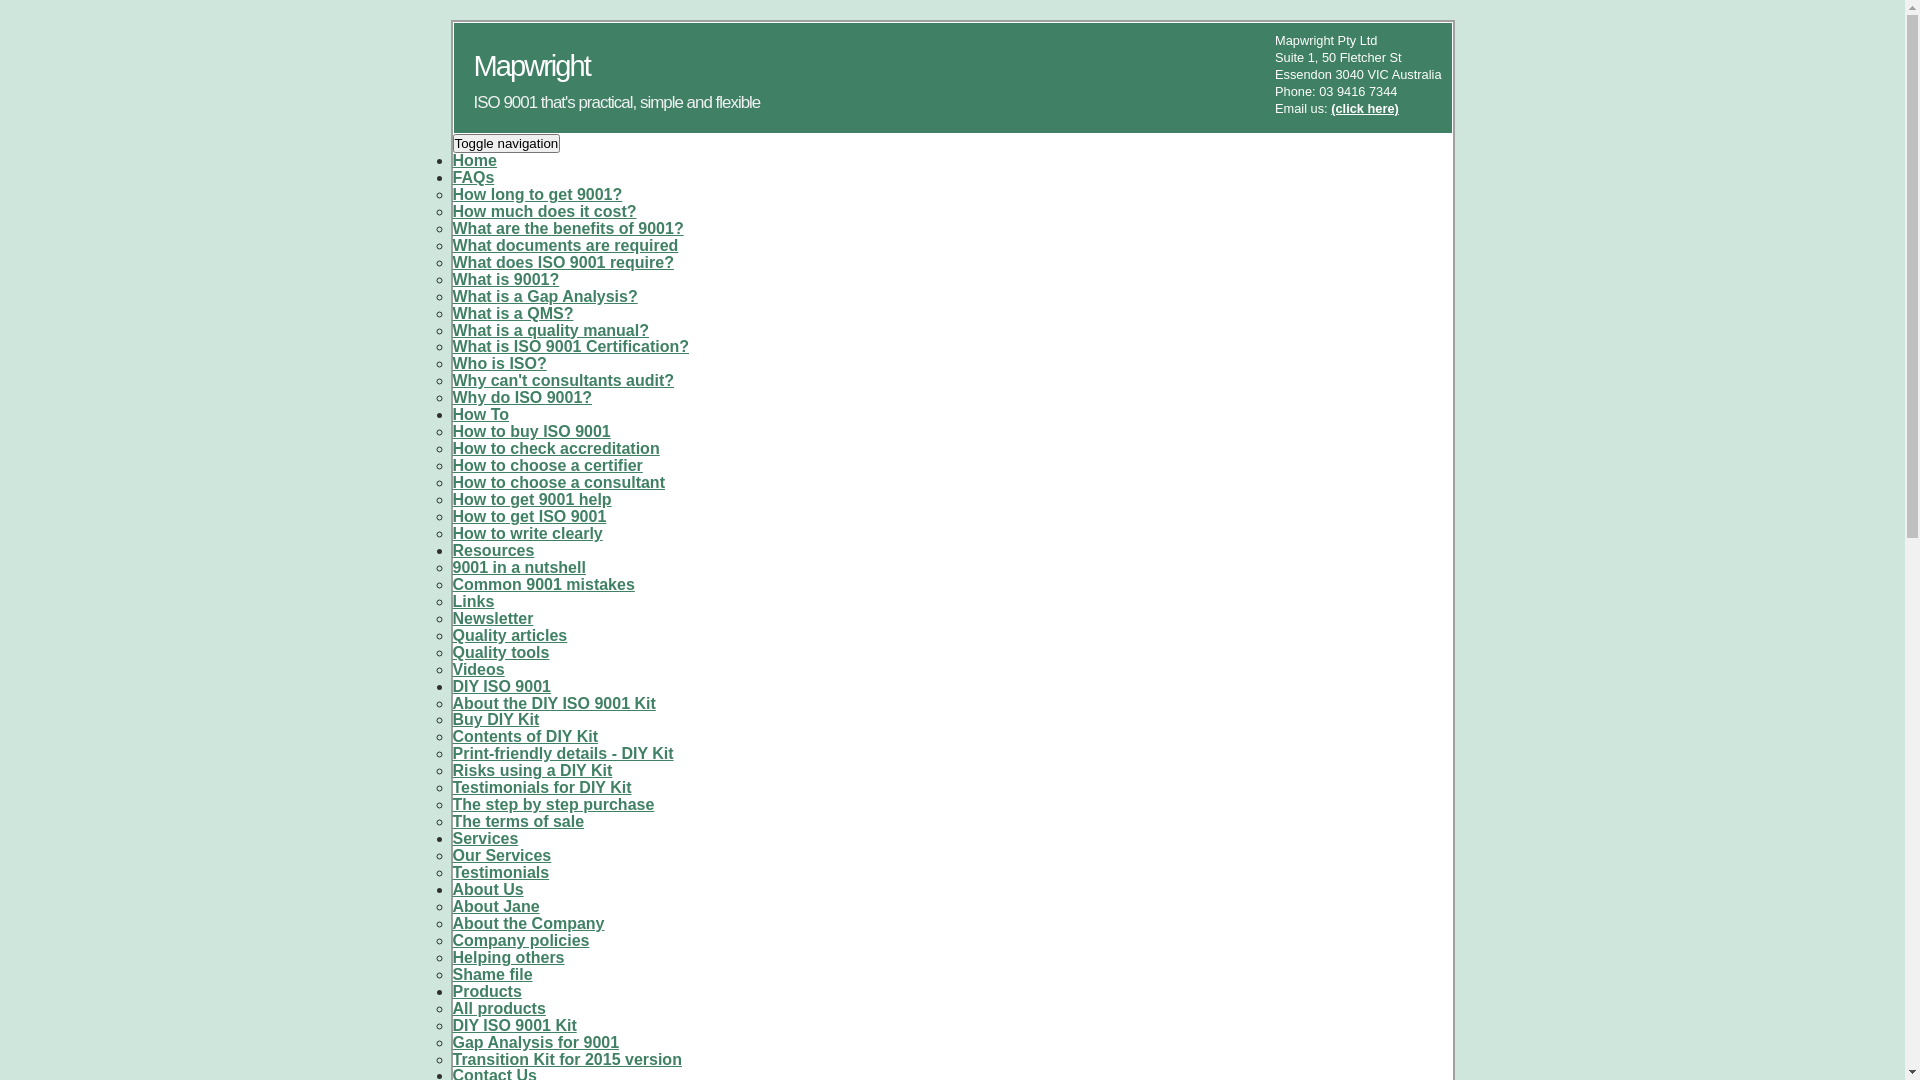 The height and width of the screenshot is (1080, 1920). I want to click on 'About the Company', so click(528, 923).